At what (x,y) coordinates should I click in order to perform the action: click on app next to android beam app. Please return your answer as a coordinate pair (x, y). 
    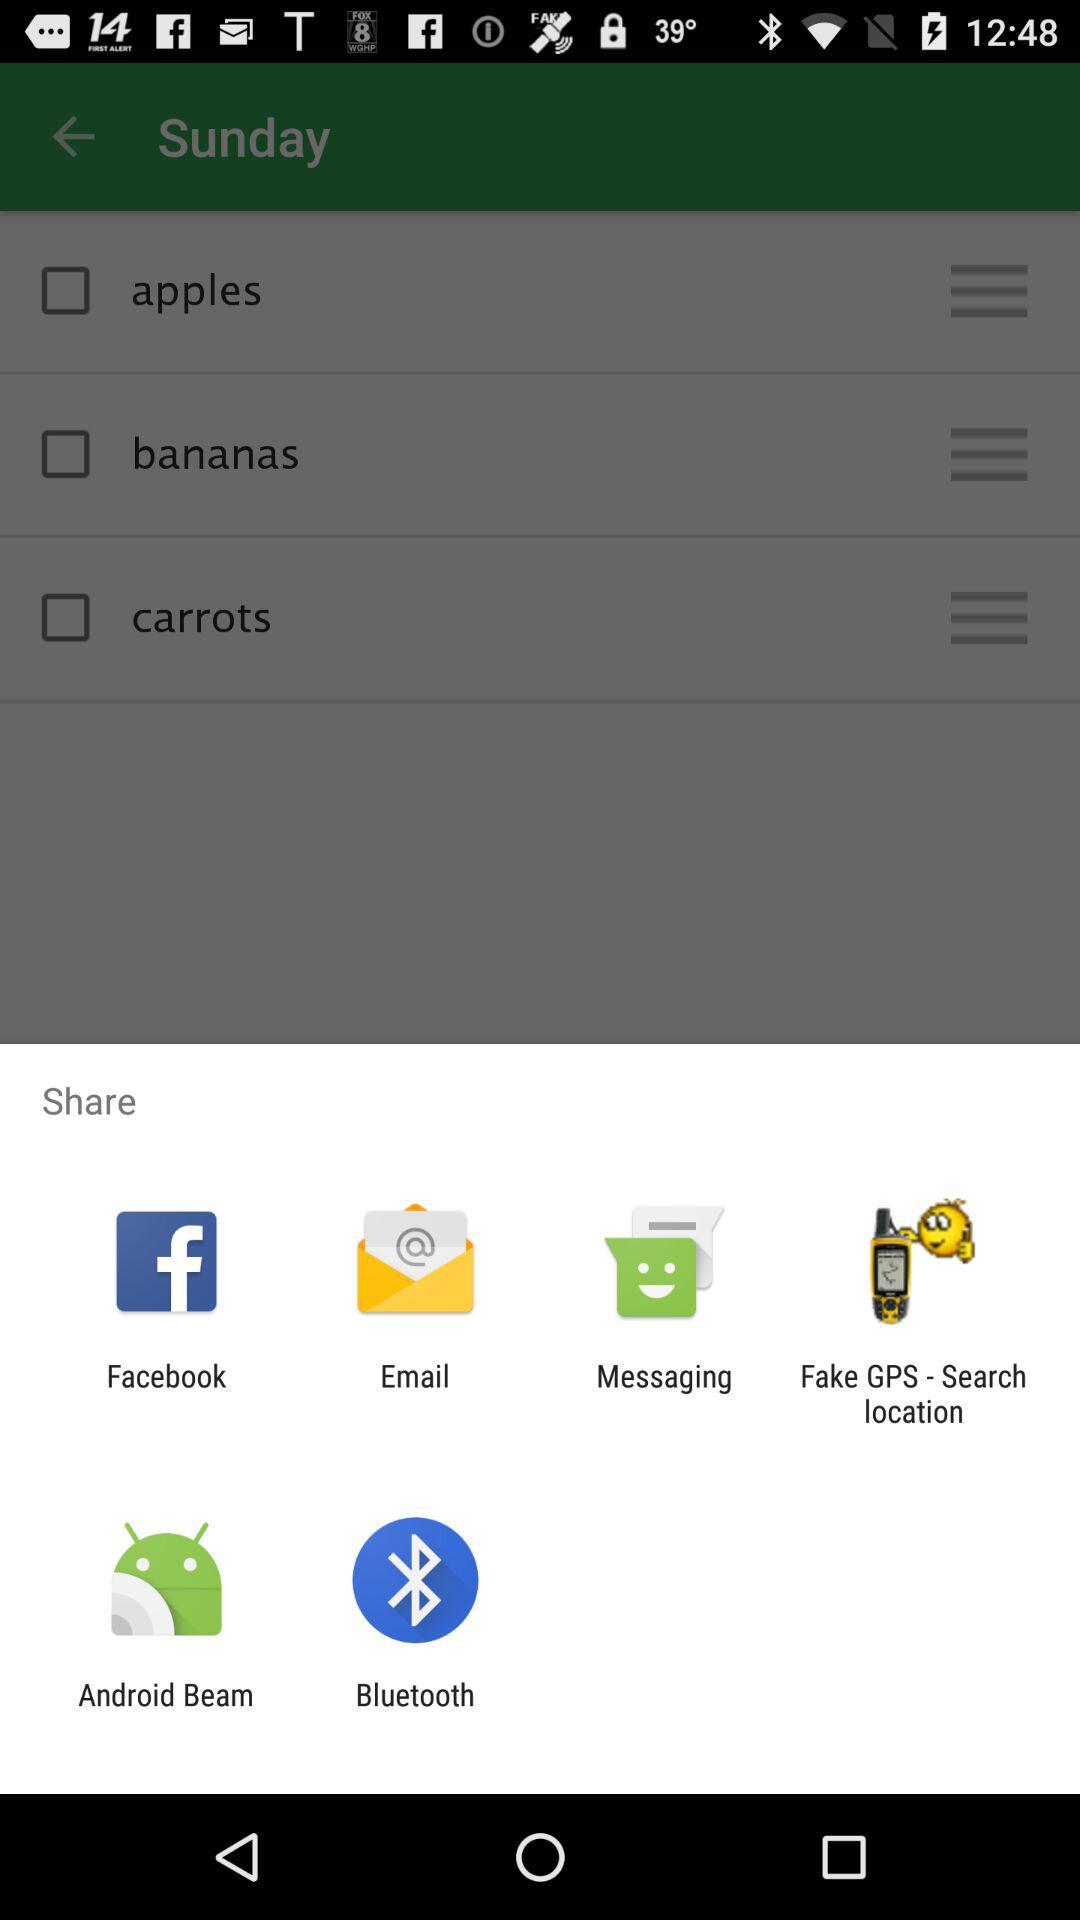
    Looking at the image, I should click on (414, 1711).